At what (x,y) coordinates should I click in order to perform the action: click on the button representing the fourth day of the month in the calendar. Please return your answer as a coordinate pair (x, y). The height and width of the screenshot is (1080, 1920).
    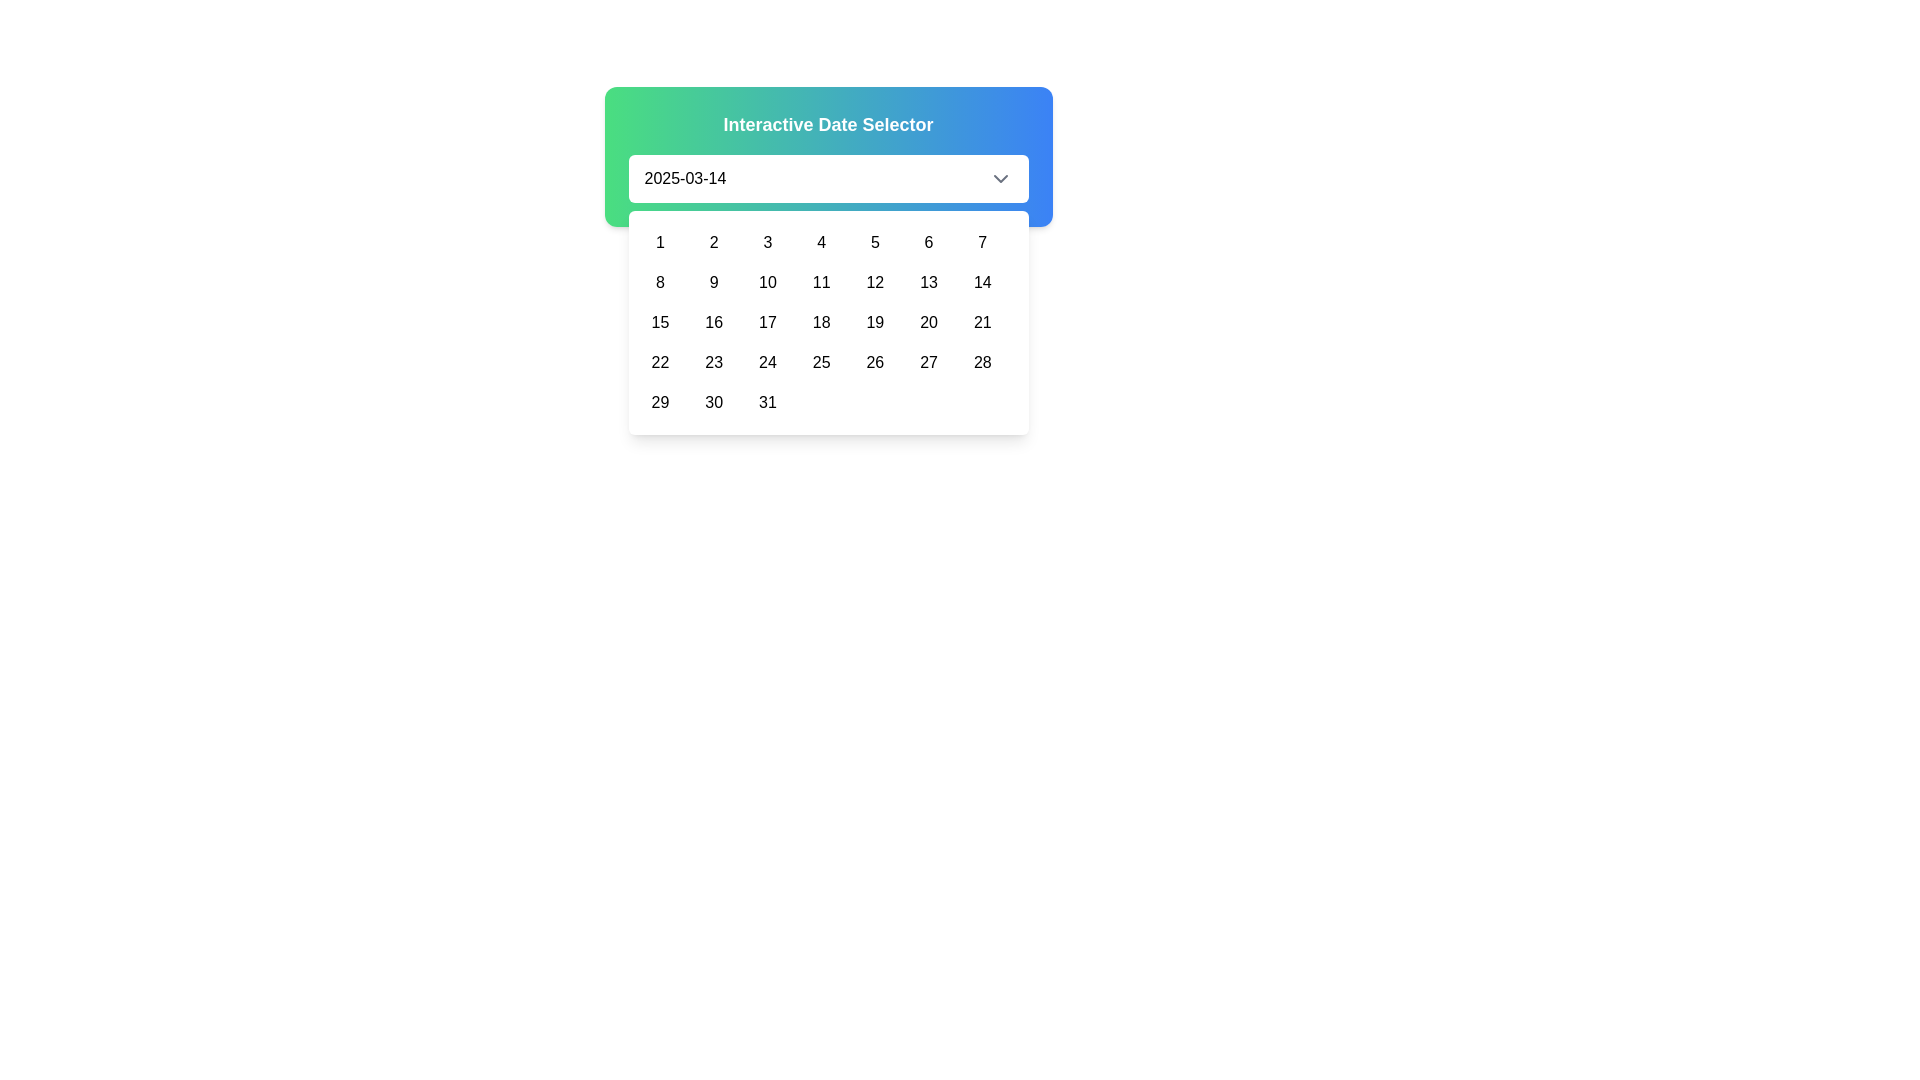
    Looking at the image, I should click on (821, 242).